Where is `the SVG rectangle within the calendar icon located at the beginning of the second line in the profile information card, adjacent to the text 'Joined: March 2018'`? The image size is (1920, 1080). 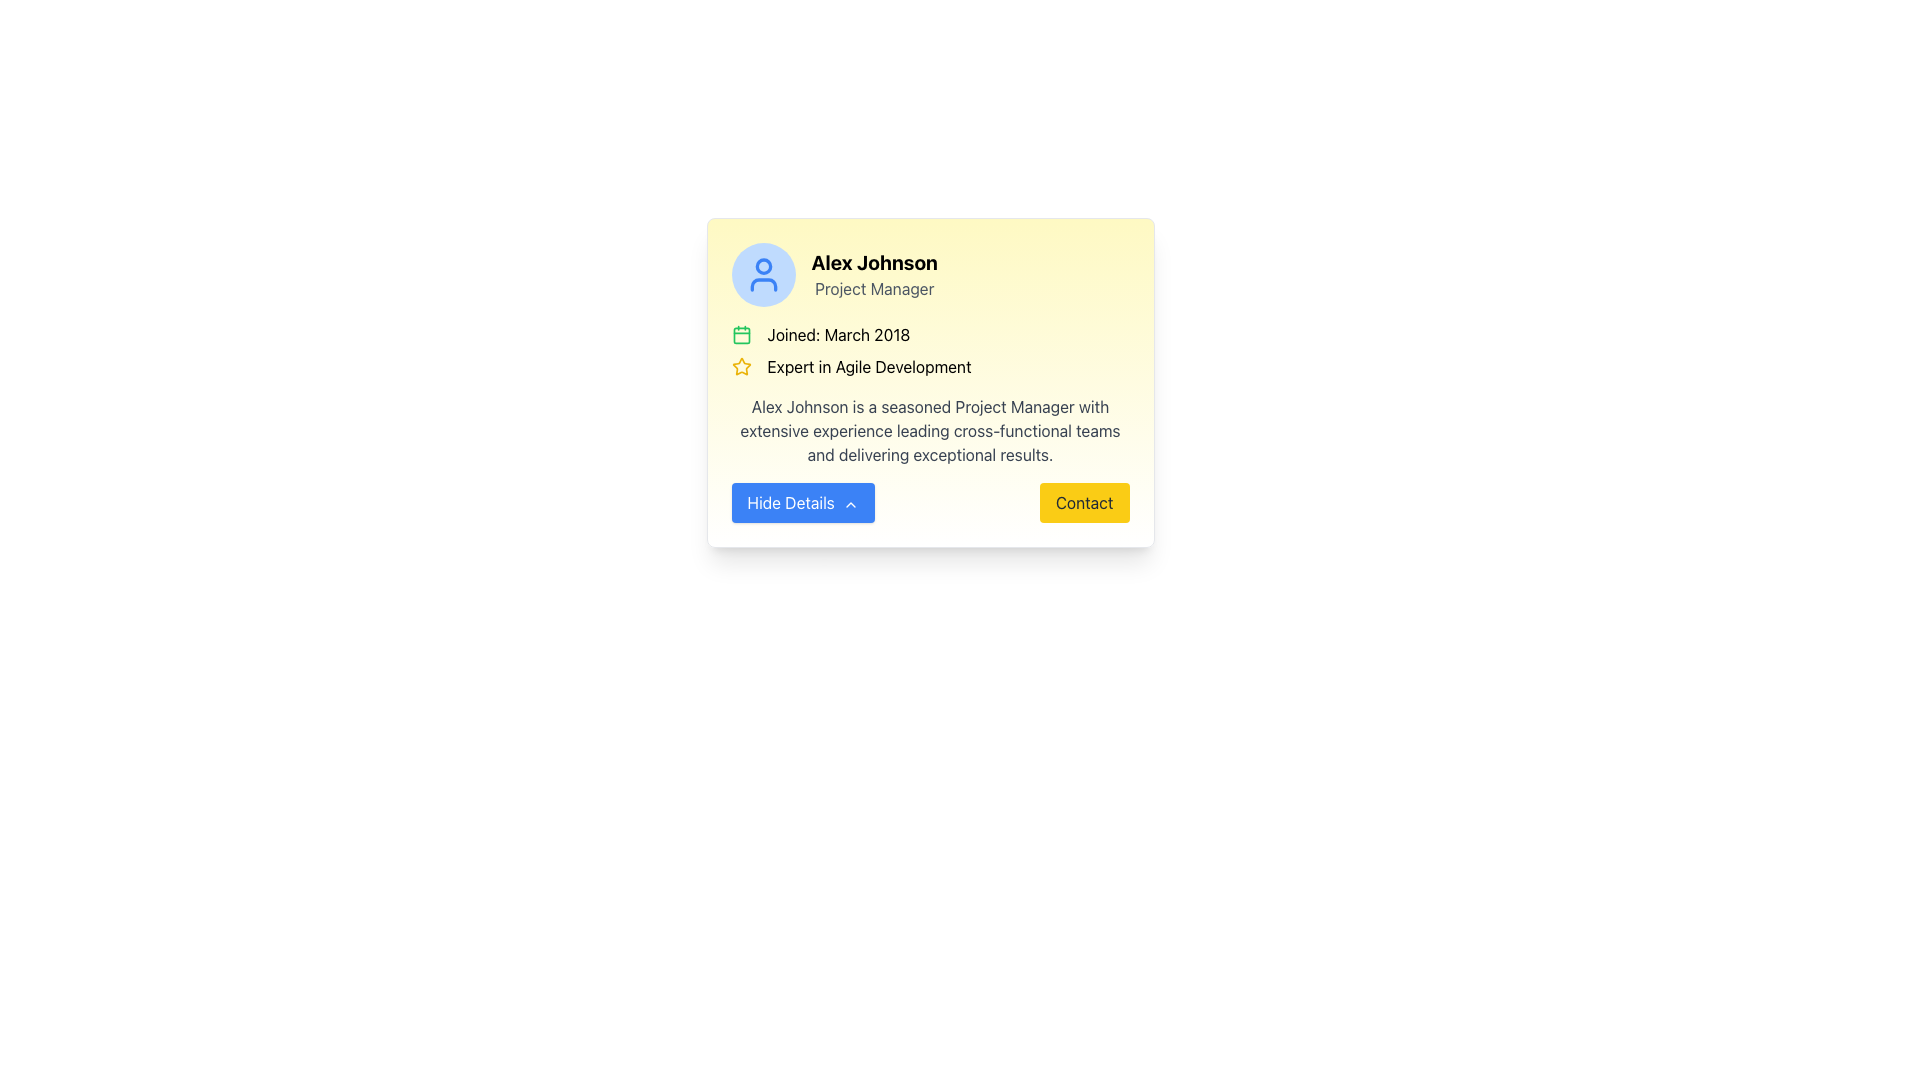 the SVG rectangle within the calendar icon located at the beginning of the second line in the profile information card, adjacent to the text 'Joined: March 2018' is located at coordinates (740, 334).